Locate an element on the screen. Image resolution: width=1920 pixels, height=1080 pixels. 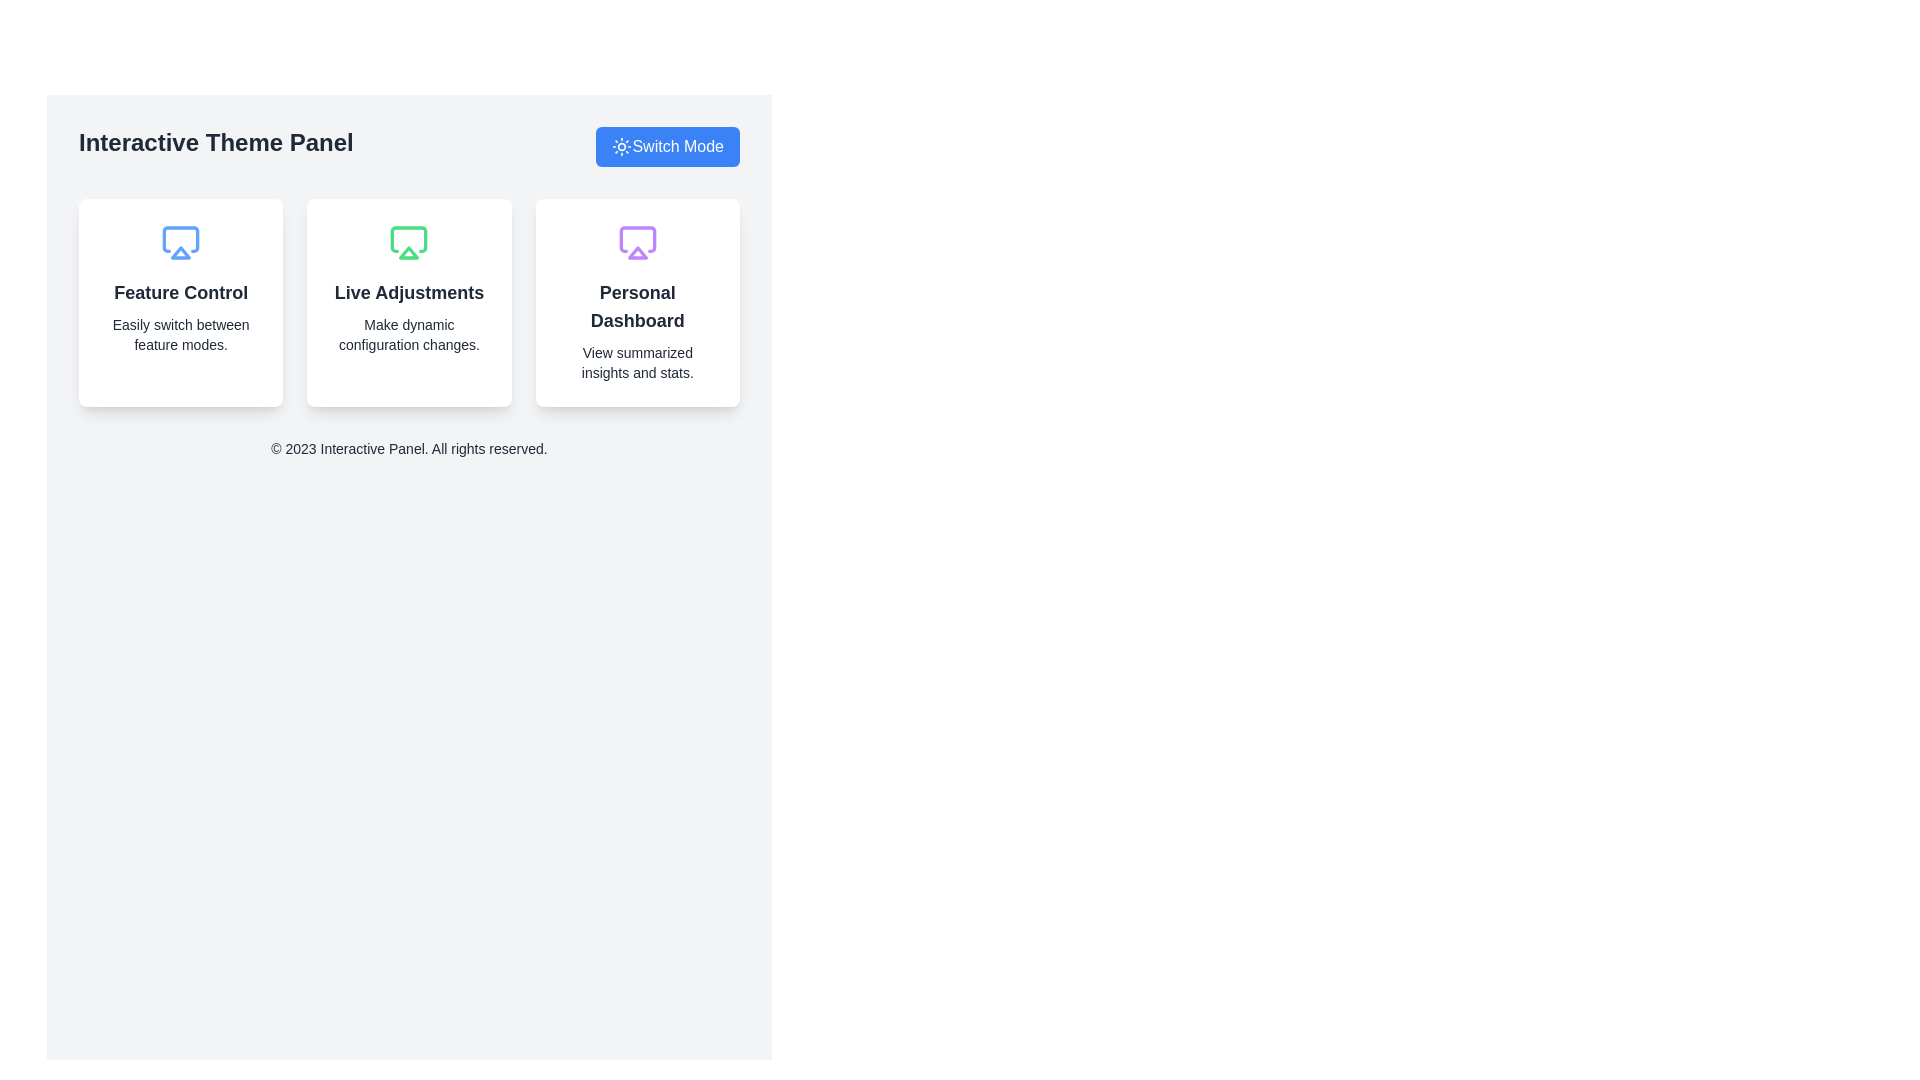
the text label providing supplementary information about the 'Live Adjustments' feature, which is positioned below the heading 'Live Adjustments' in the center card of a three-card layout is located at coordinates (408, 334).